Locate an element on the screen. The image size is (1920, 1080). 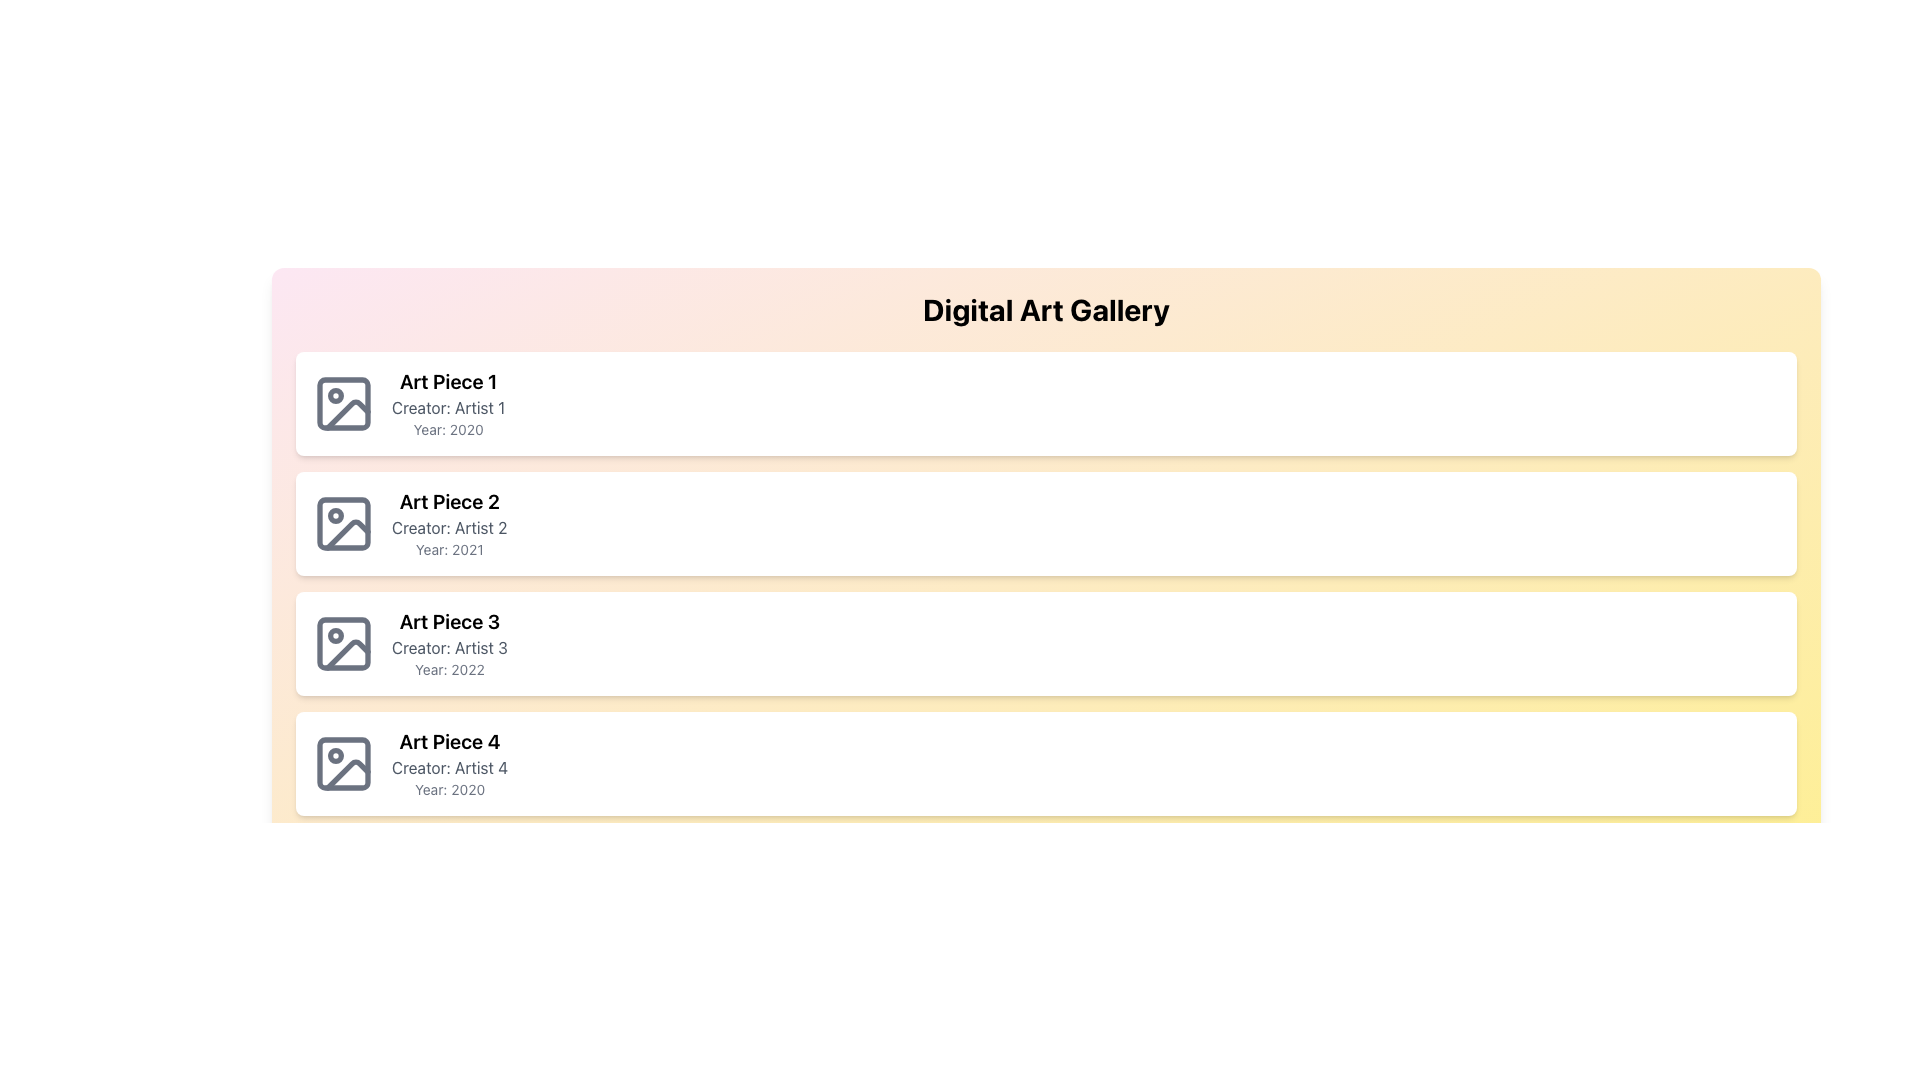
text of the bold, large-sized title 'Art Piece 3' displayed in black, which is the third entry in a vertical list of art pieces is located at coordinates (448, 620).